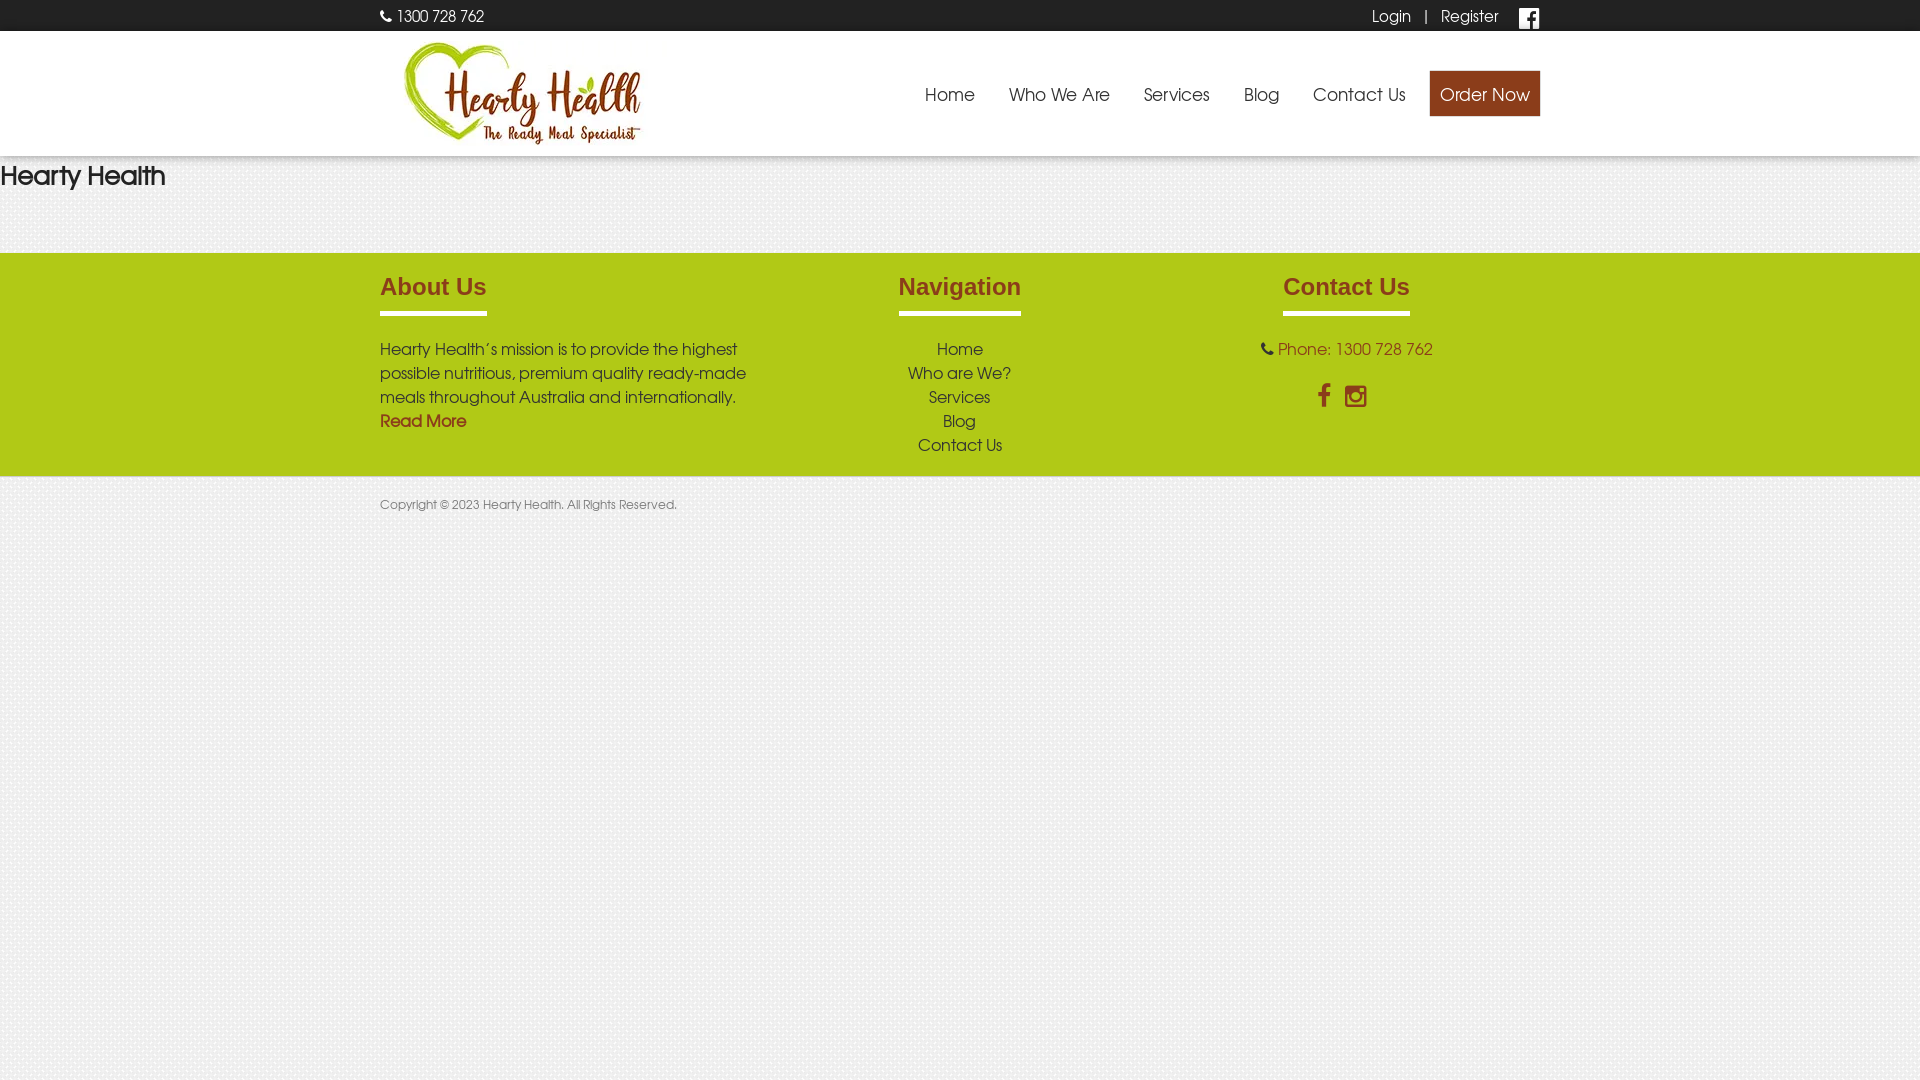  Describe the element at coordinates (421, 419) in the screenshot. I see `'Read More'` at that location.